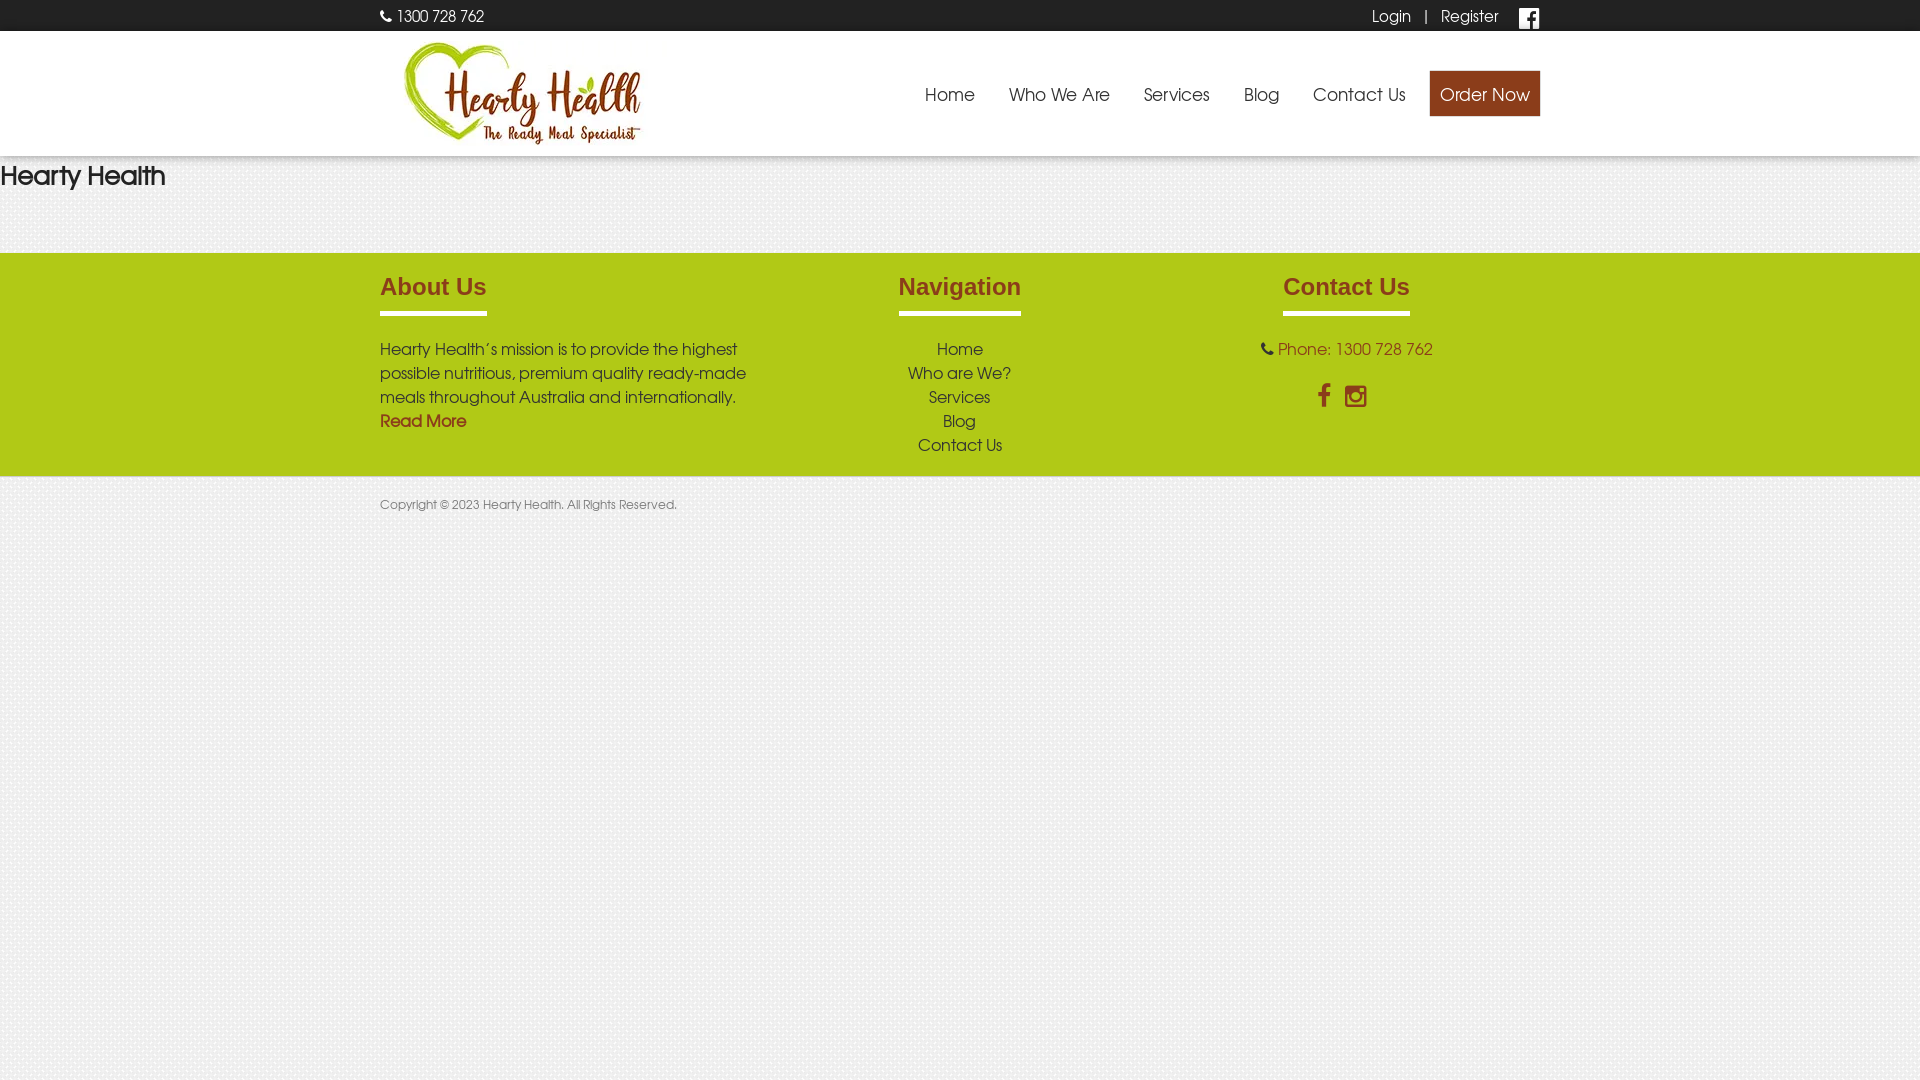  Describe the element at coordinates (421, 419) in the screenshot. I see `'Read More'` at that location.